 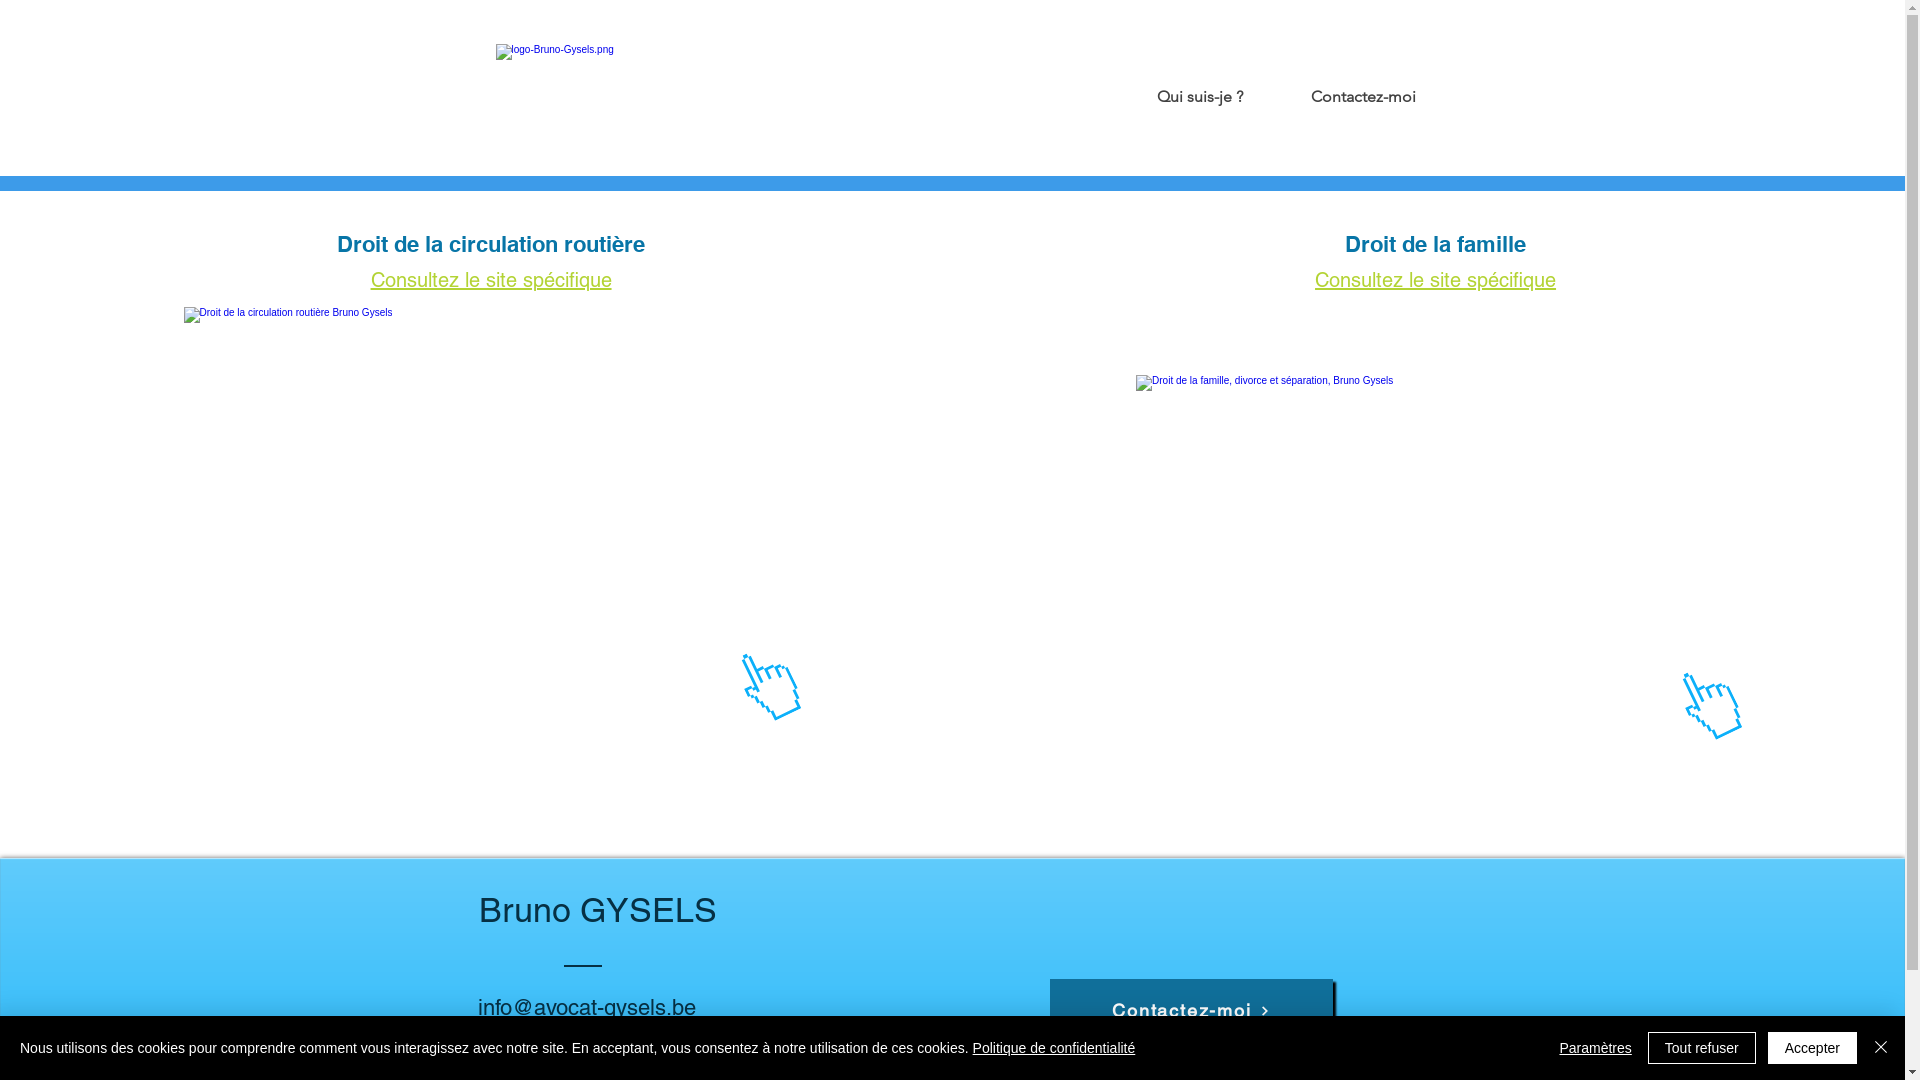 What do you see at coordinates (1251, 87) in the screenshot?
I see `'Contactez-moi'` at bounding box center [1251, 87].